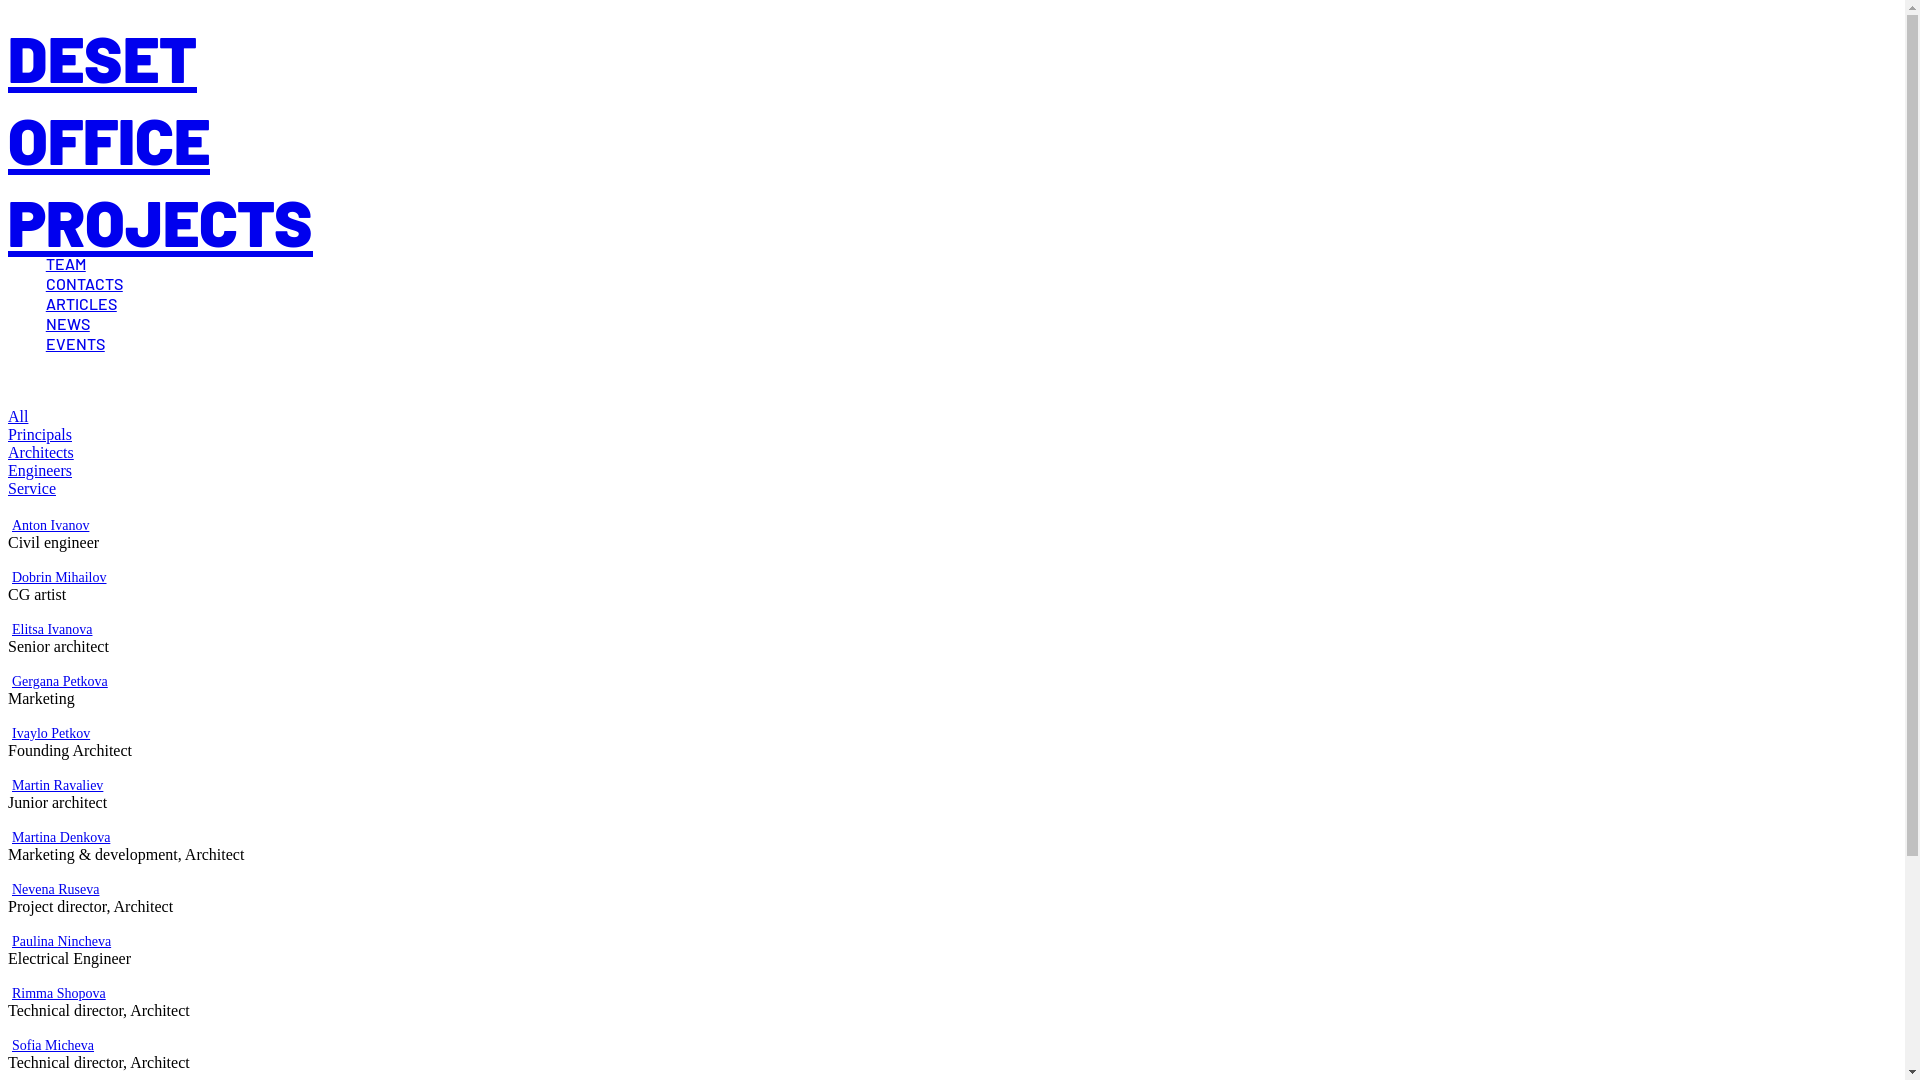 The width and height of the screenshot is (1920, 1080). I want to click on 'DESET', so click(101, 56).